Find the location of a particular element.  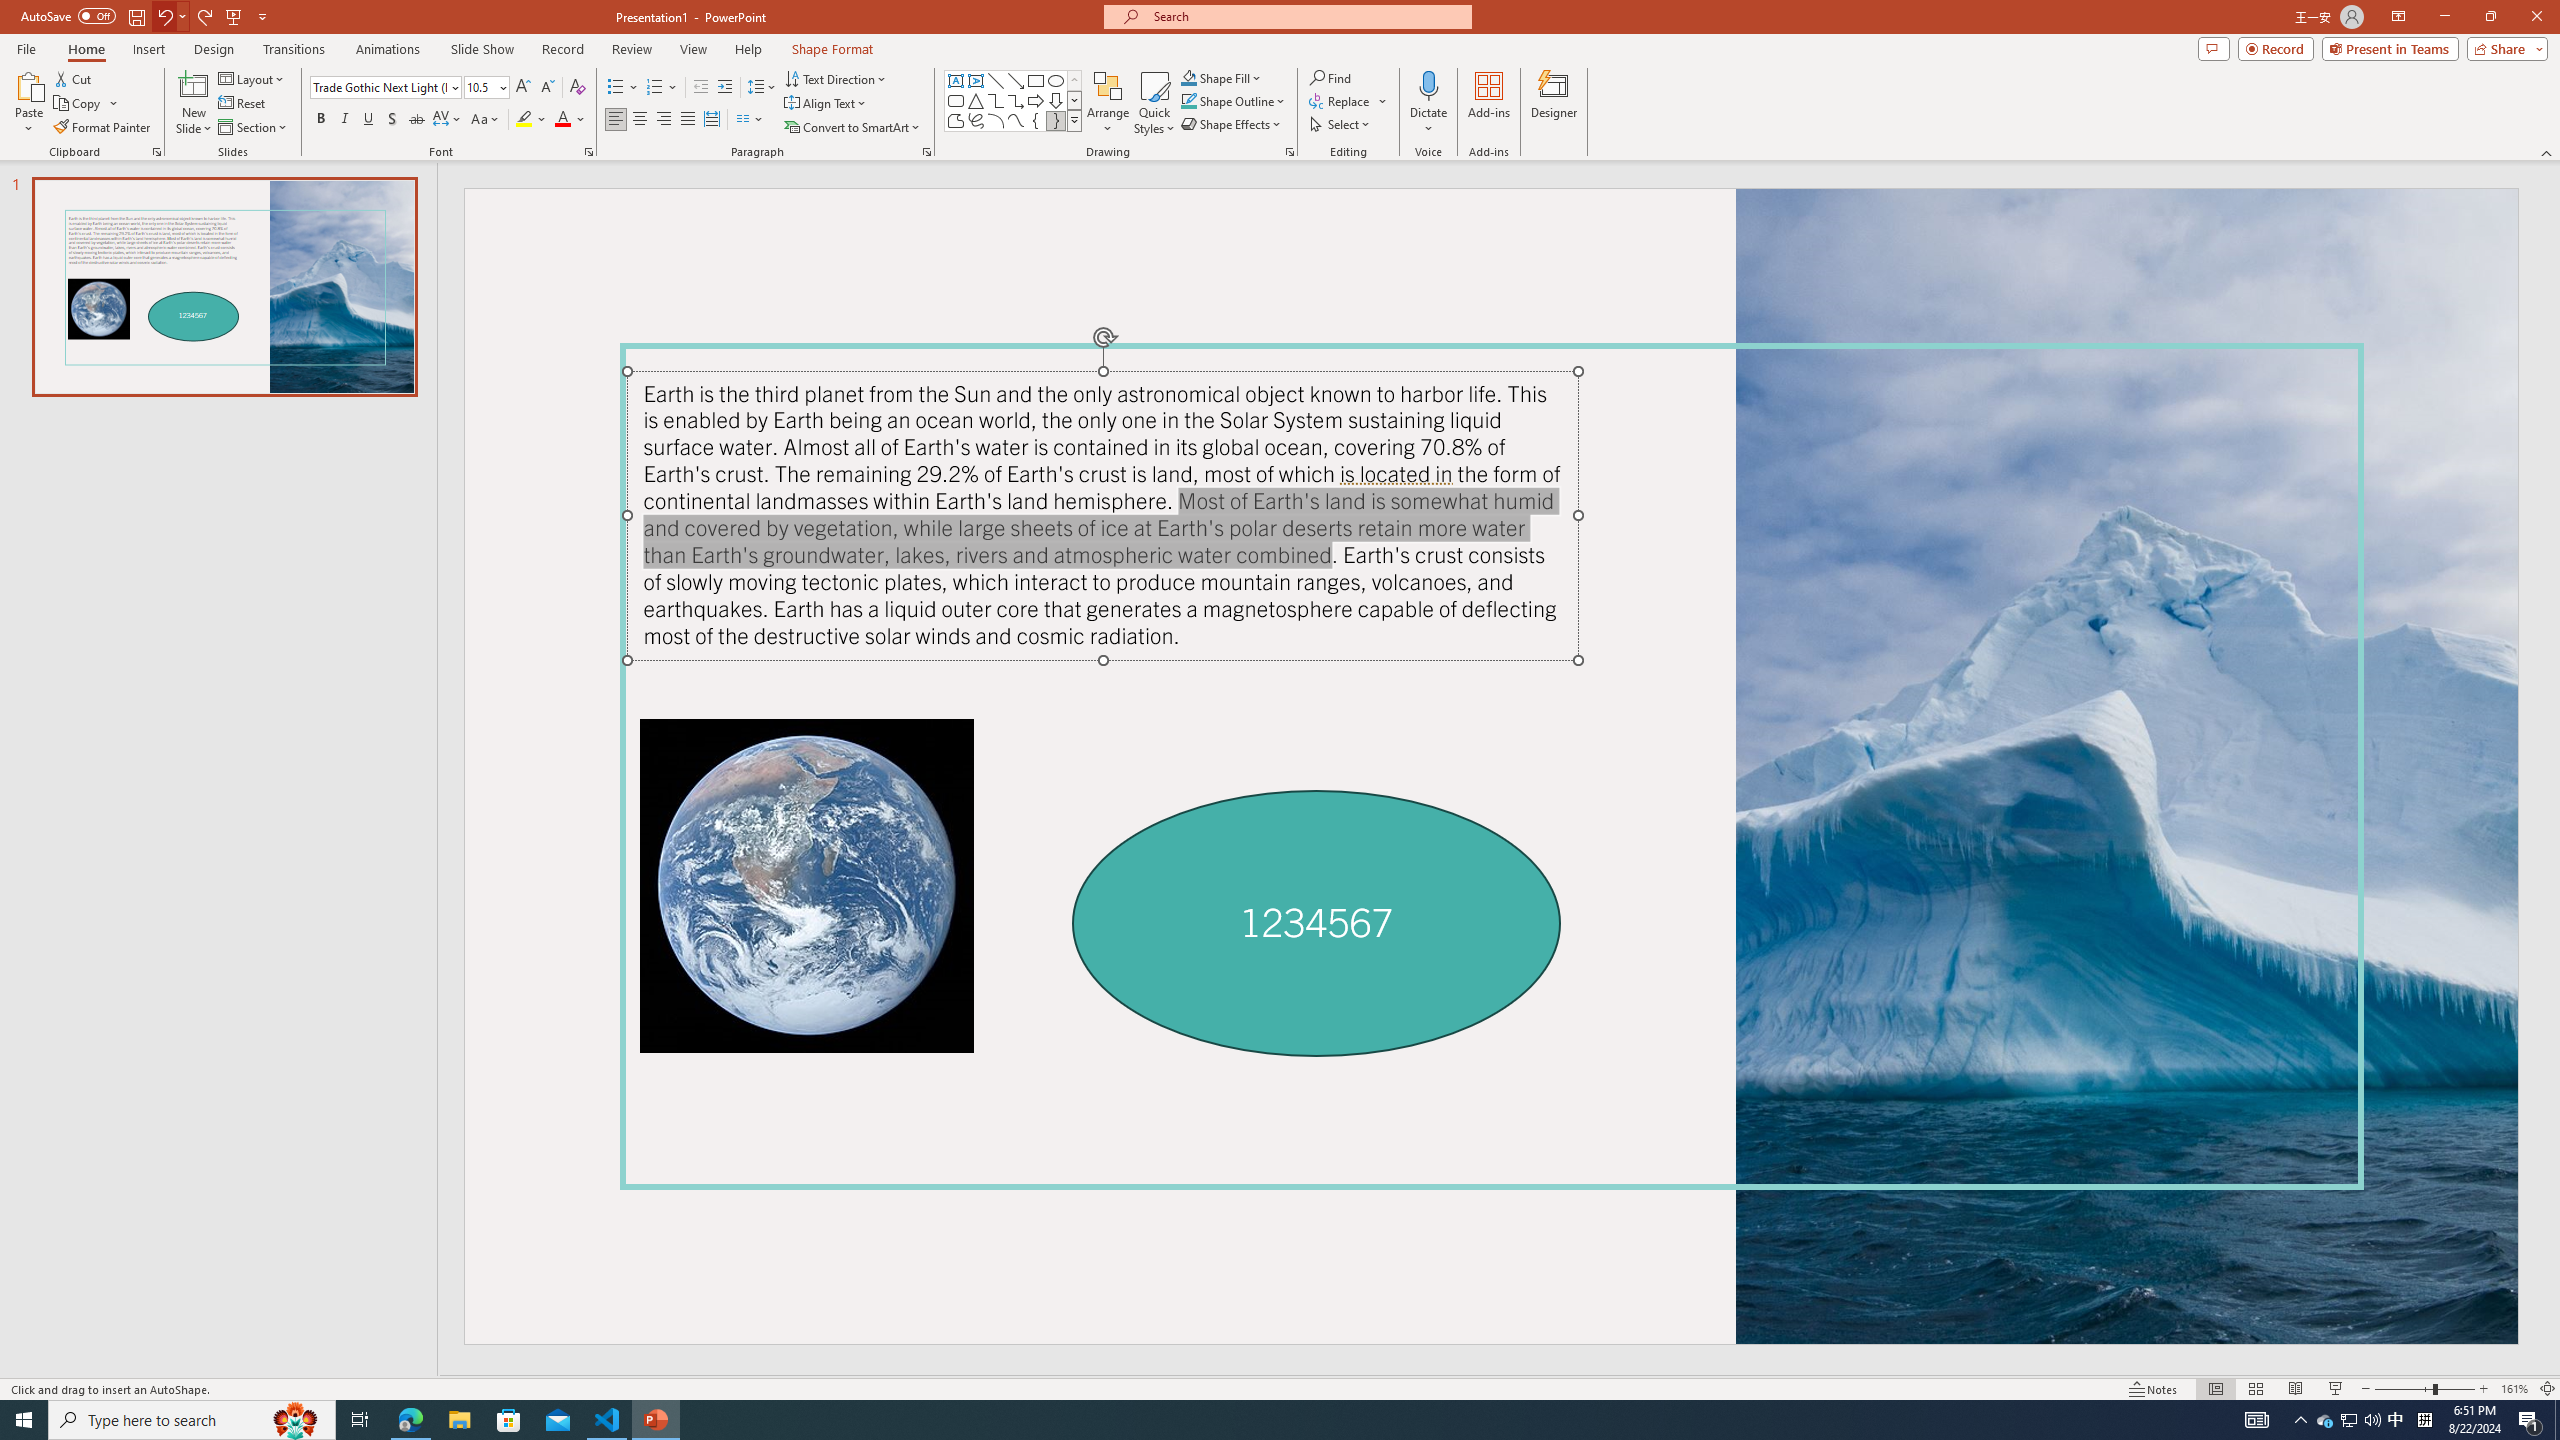

'Bold' is located at coordinates (321, 118).